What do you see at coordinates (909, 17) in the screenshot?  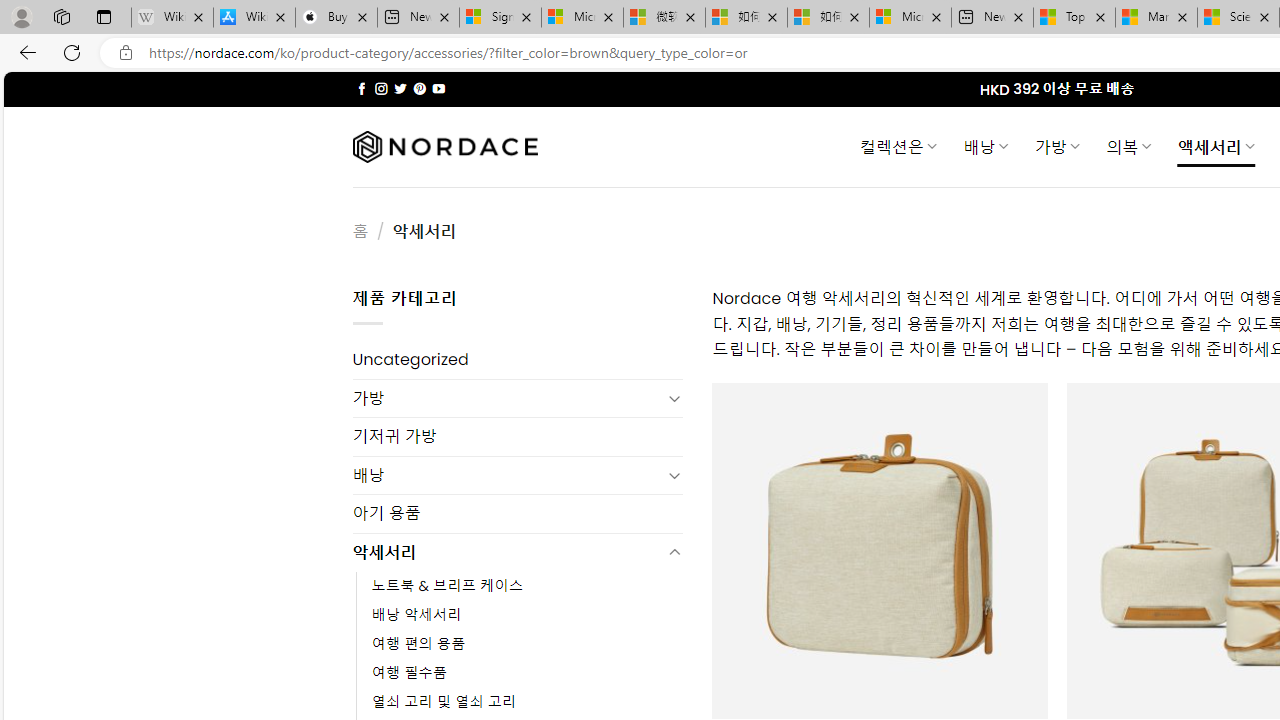 I see `'Microsoft account | Account Checkup'` at bounding box center [909, 17].